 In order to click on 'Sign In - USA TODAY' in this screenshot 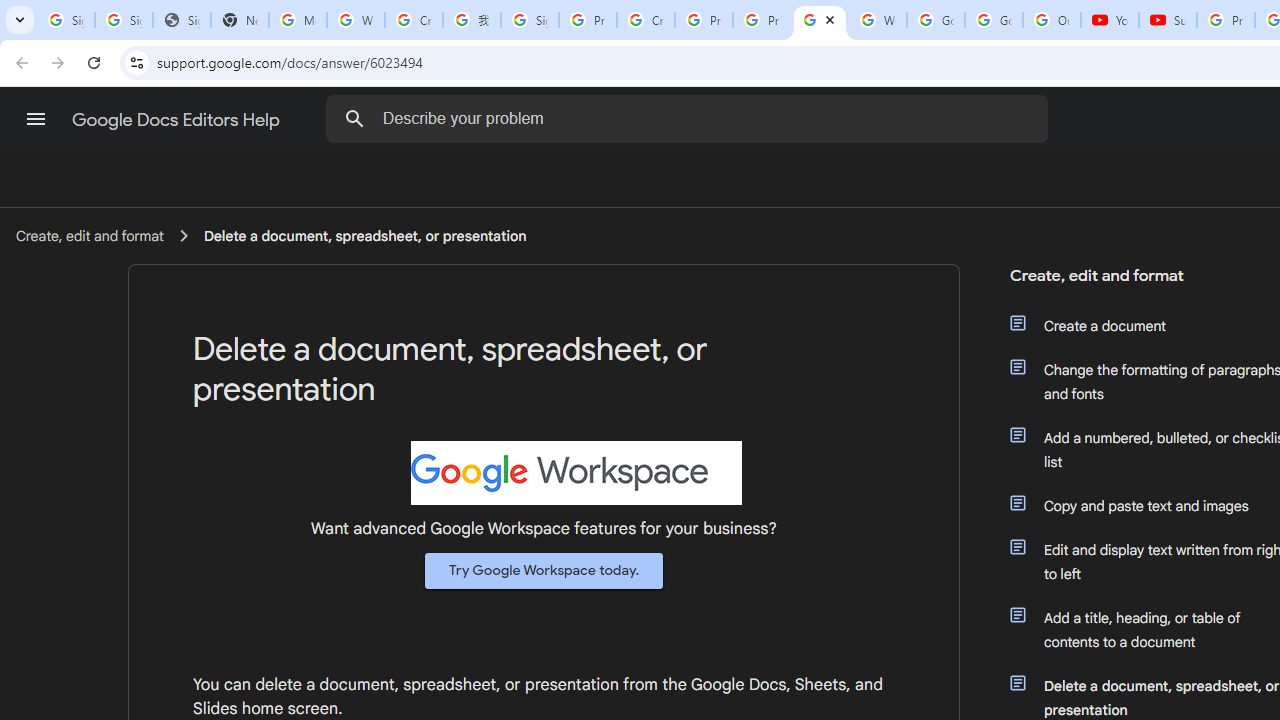, I will do `click(181, 20)`.